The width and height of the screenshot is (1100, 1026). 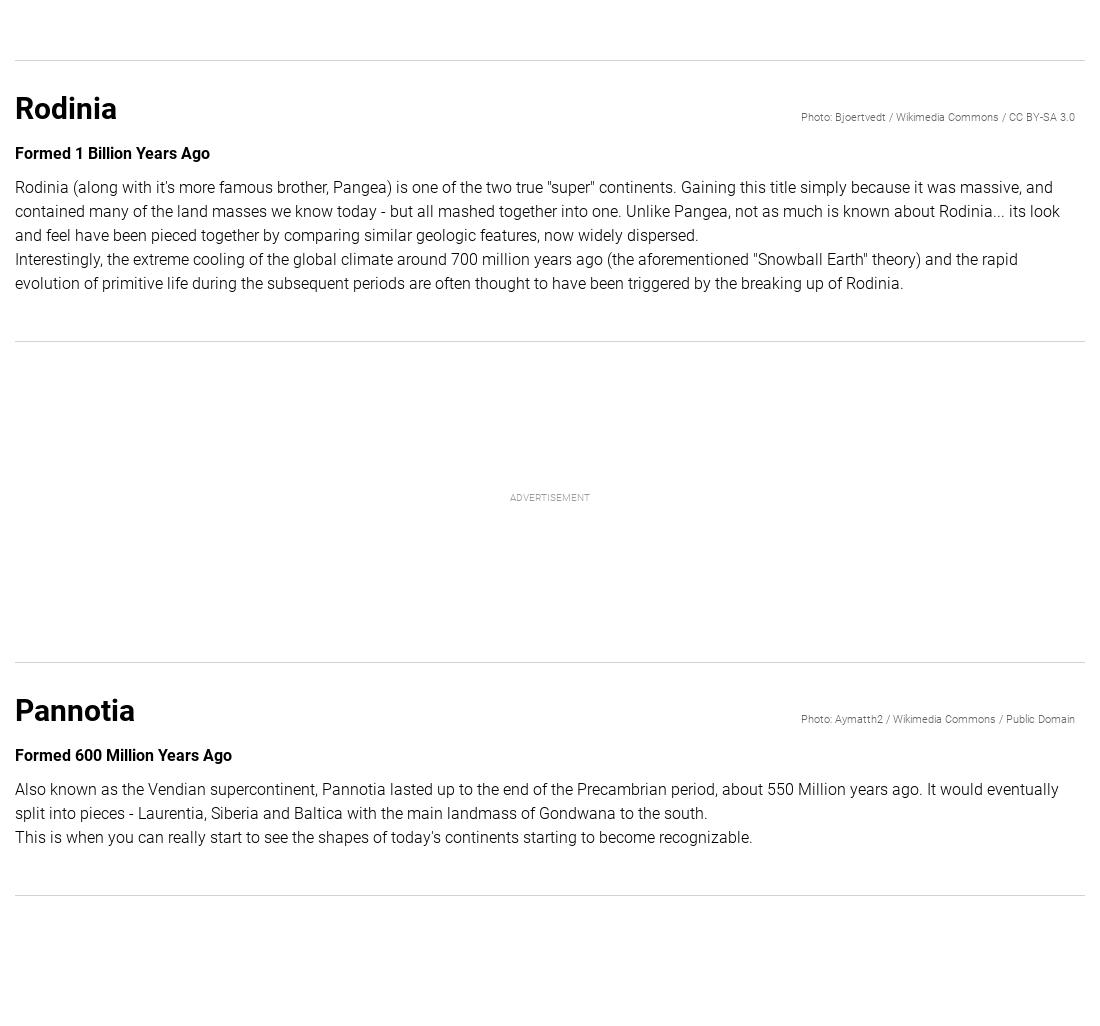 What do you see at coordinates (1040, 717) in the screenshot?
I see `'Public Domain'` at bounding box center [1040, 717].